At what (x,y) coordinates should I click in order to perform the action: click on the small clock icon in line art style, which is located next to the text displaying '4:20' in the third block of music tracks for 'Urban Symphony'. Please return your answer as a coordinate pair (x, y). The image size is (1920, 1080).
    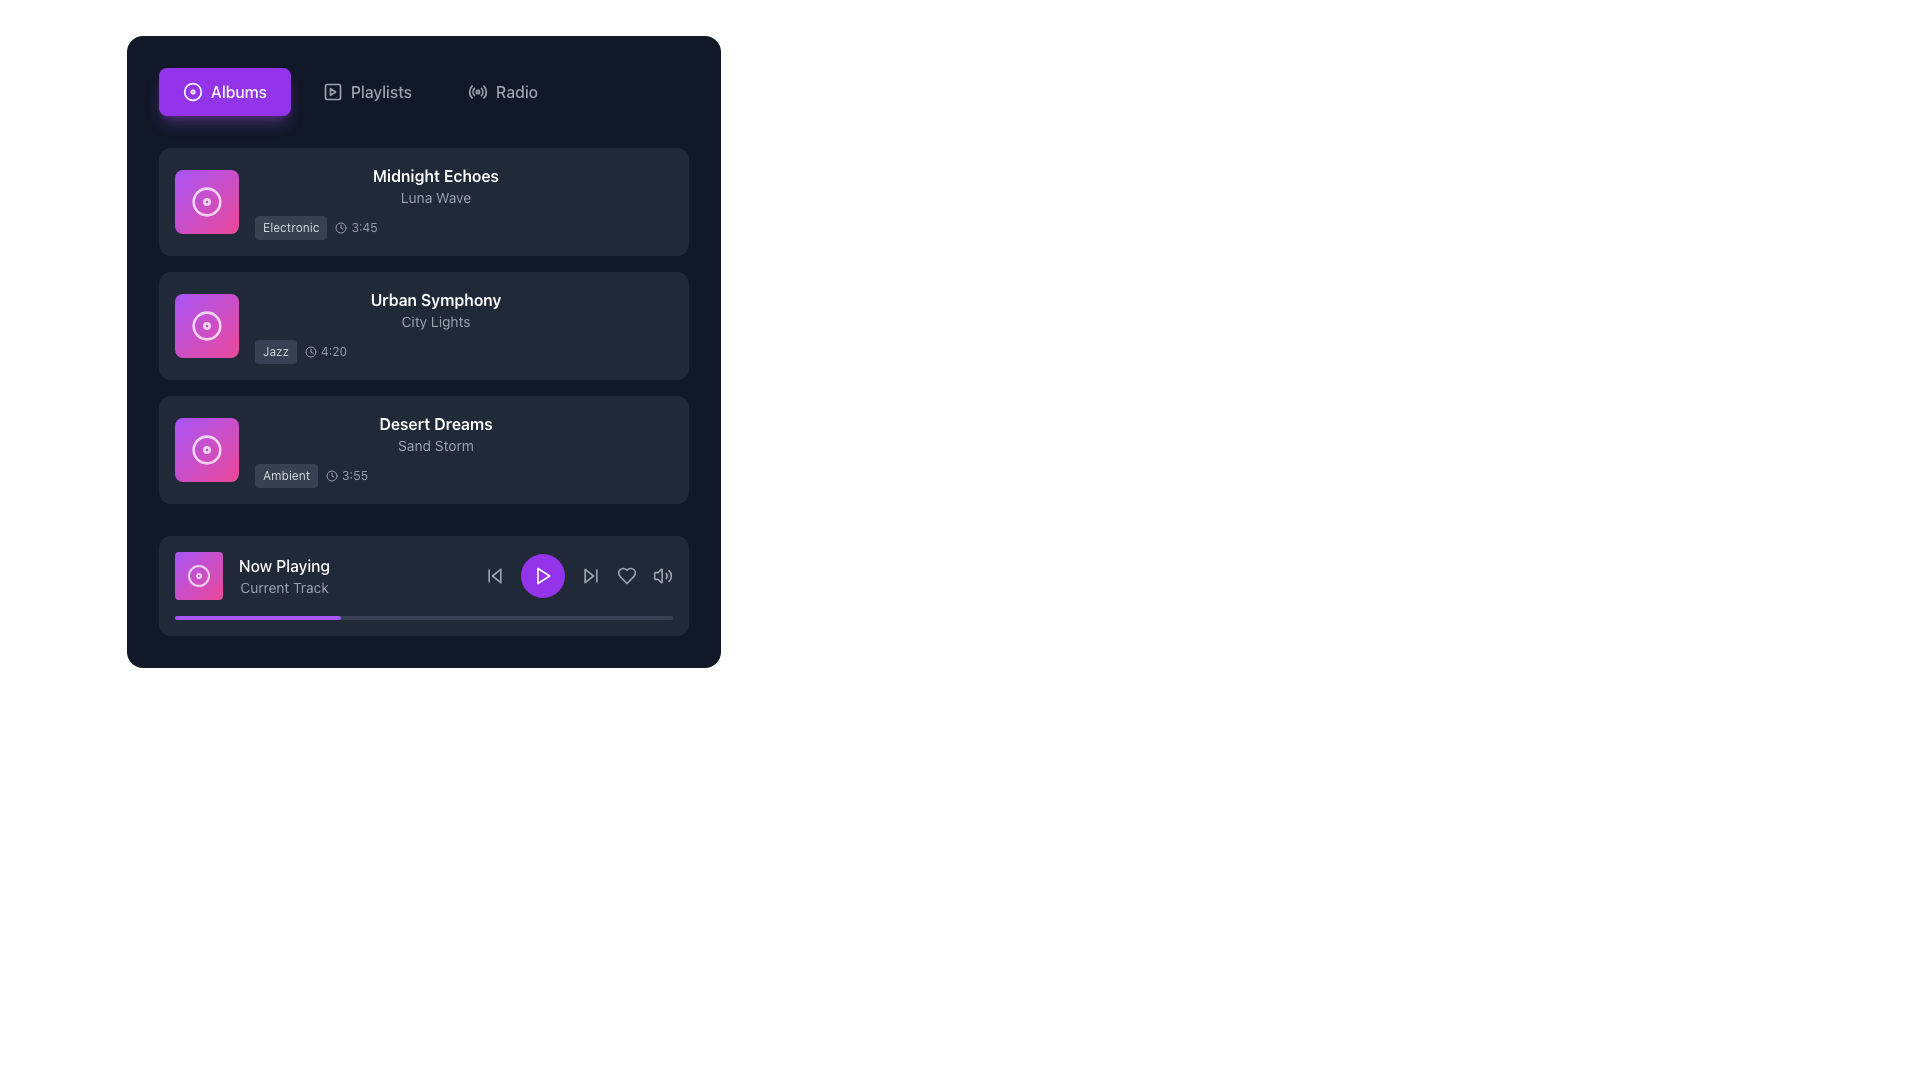
    Looking at the image, I should click on (310, 350).